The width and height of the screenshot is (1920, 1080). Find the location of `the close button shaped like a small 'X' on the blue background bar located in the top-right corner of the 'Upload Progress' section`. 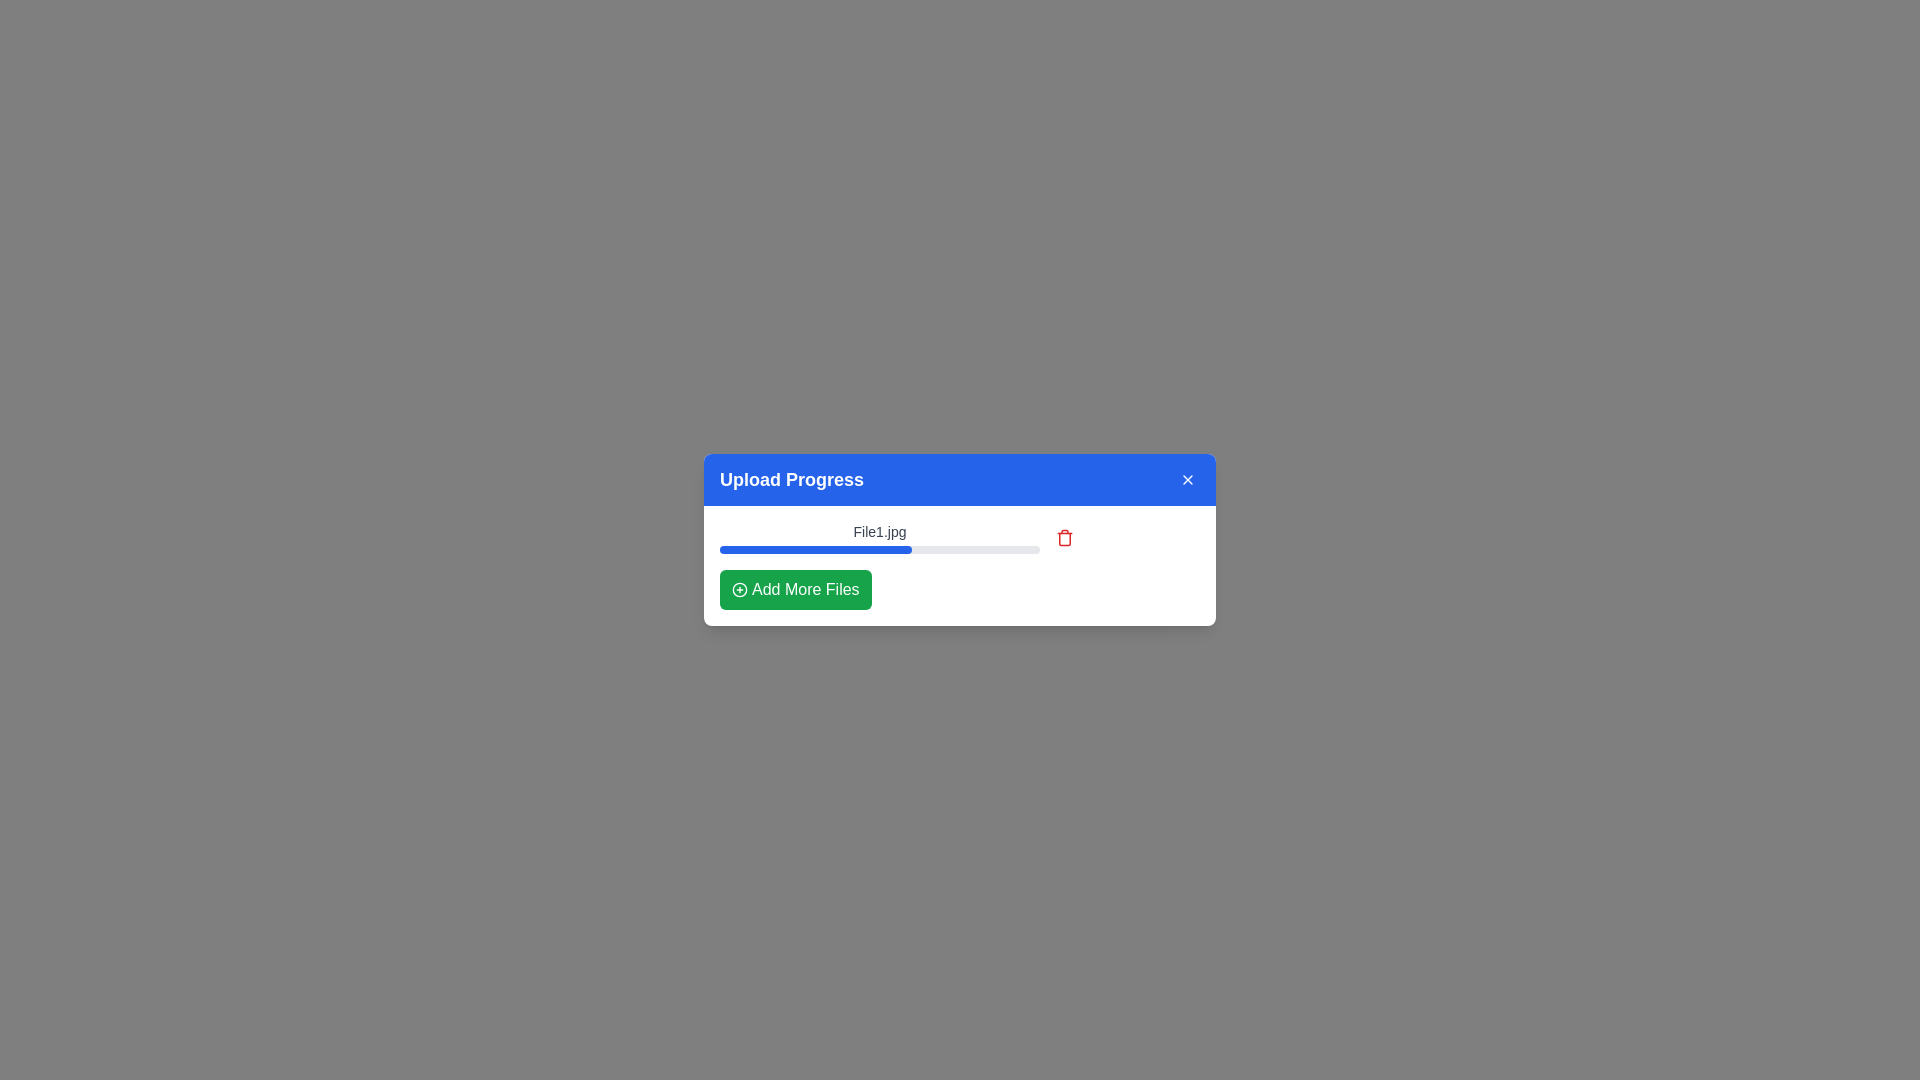

the close button shaped like a small 'X' on the blue background bar located in the top-right corner of the 'Upload Progress' section is located at coordinates (1188, 479).